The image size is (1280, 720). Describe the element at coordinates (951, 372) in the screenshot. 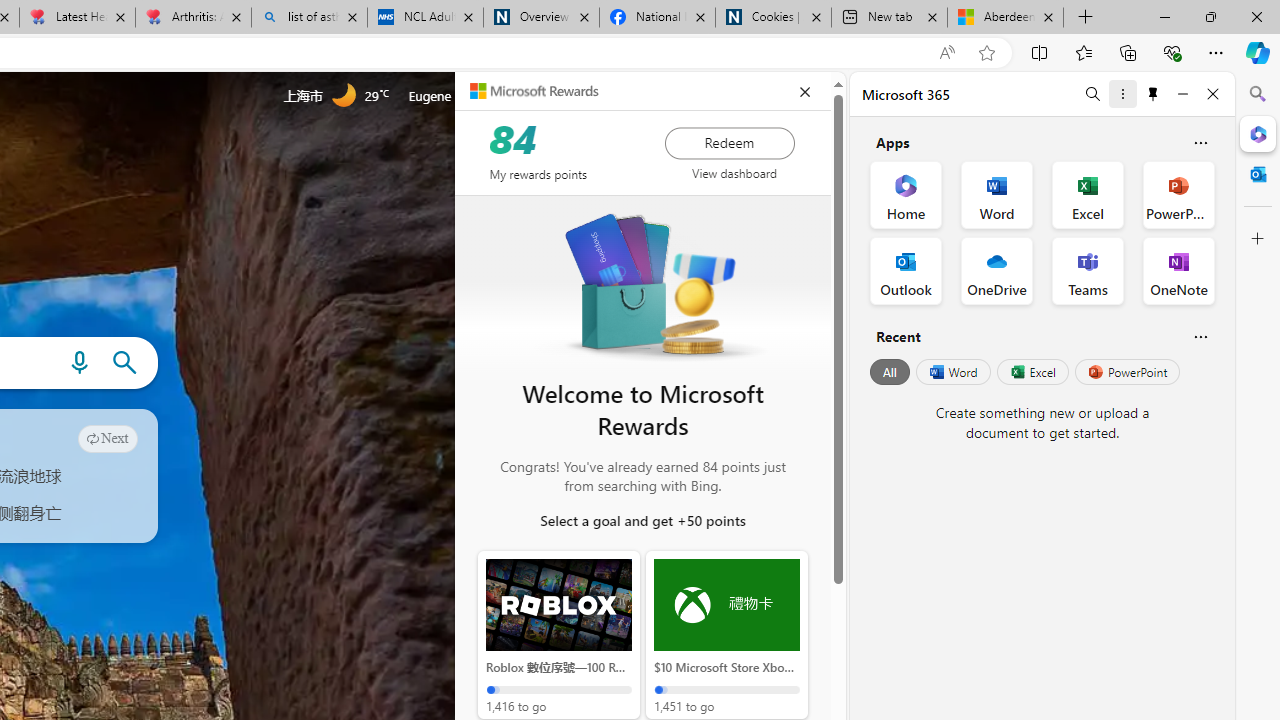

I see `'Word'` at that location.